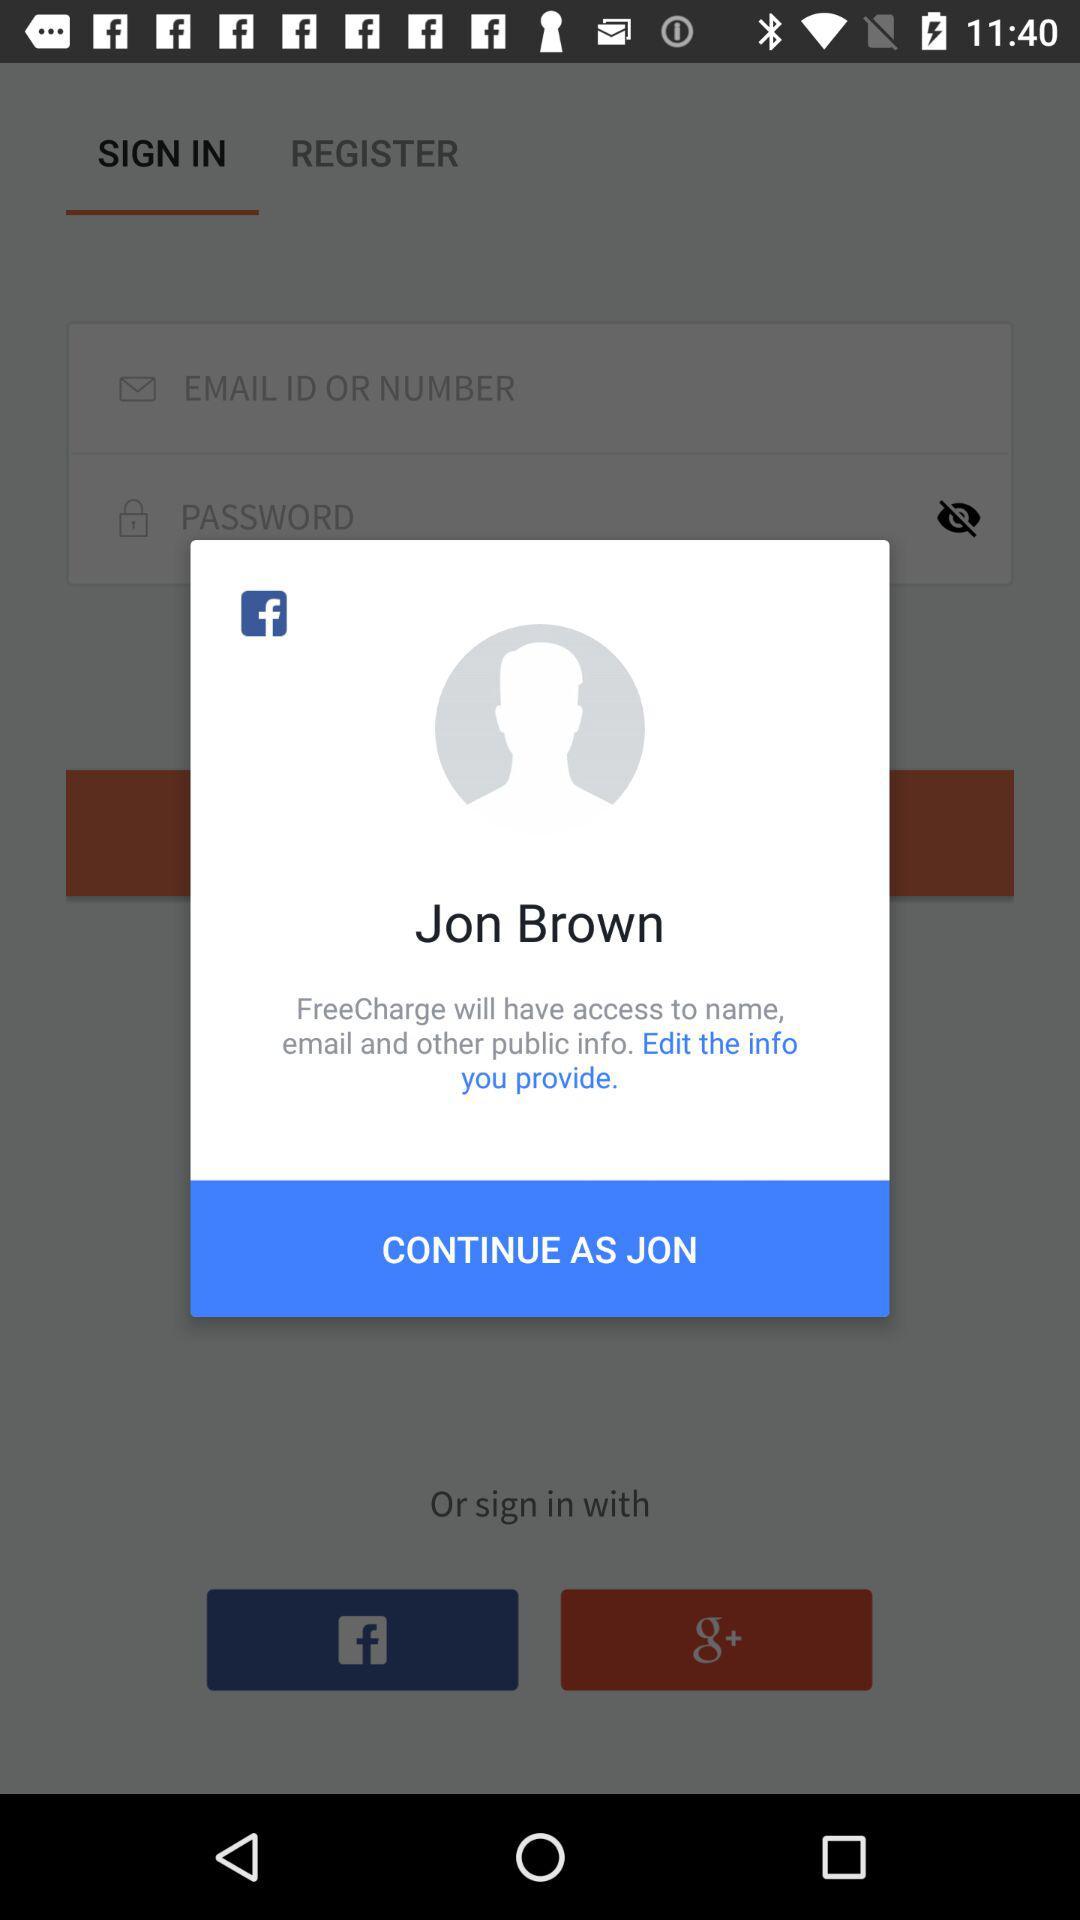 This screenshot has width=1080, height=1920. I want to click on the icon below freecharge will have item, so click(540, 1247).